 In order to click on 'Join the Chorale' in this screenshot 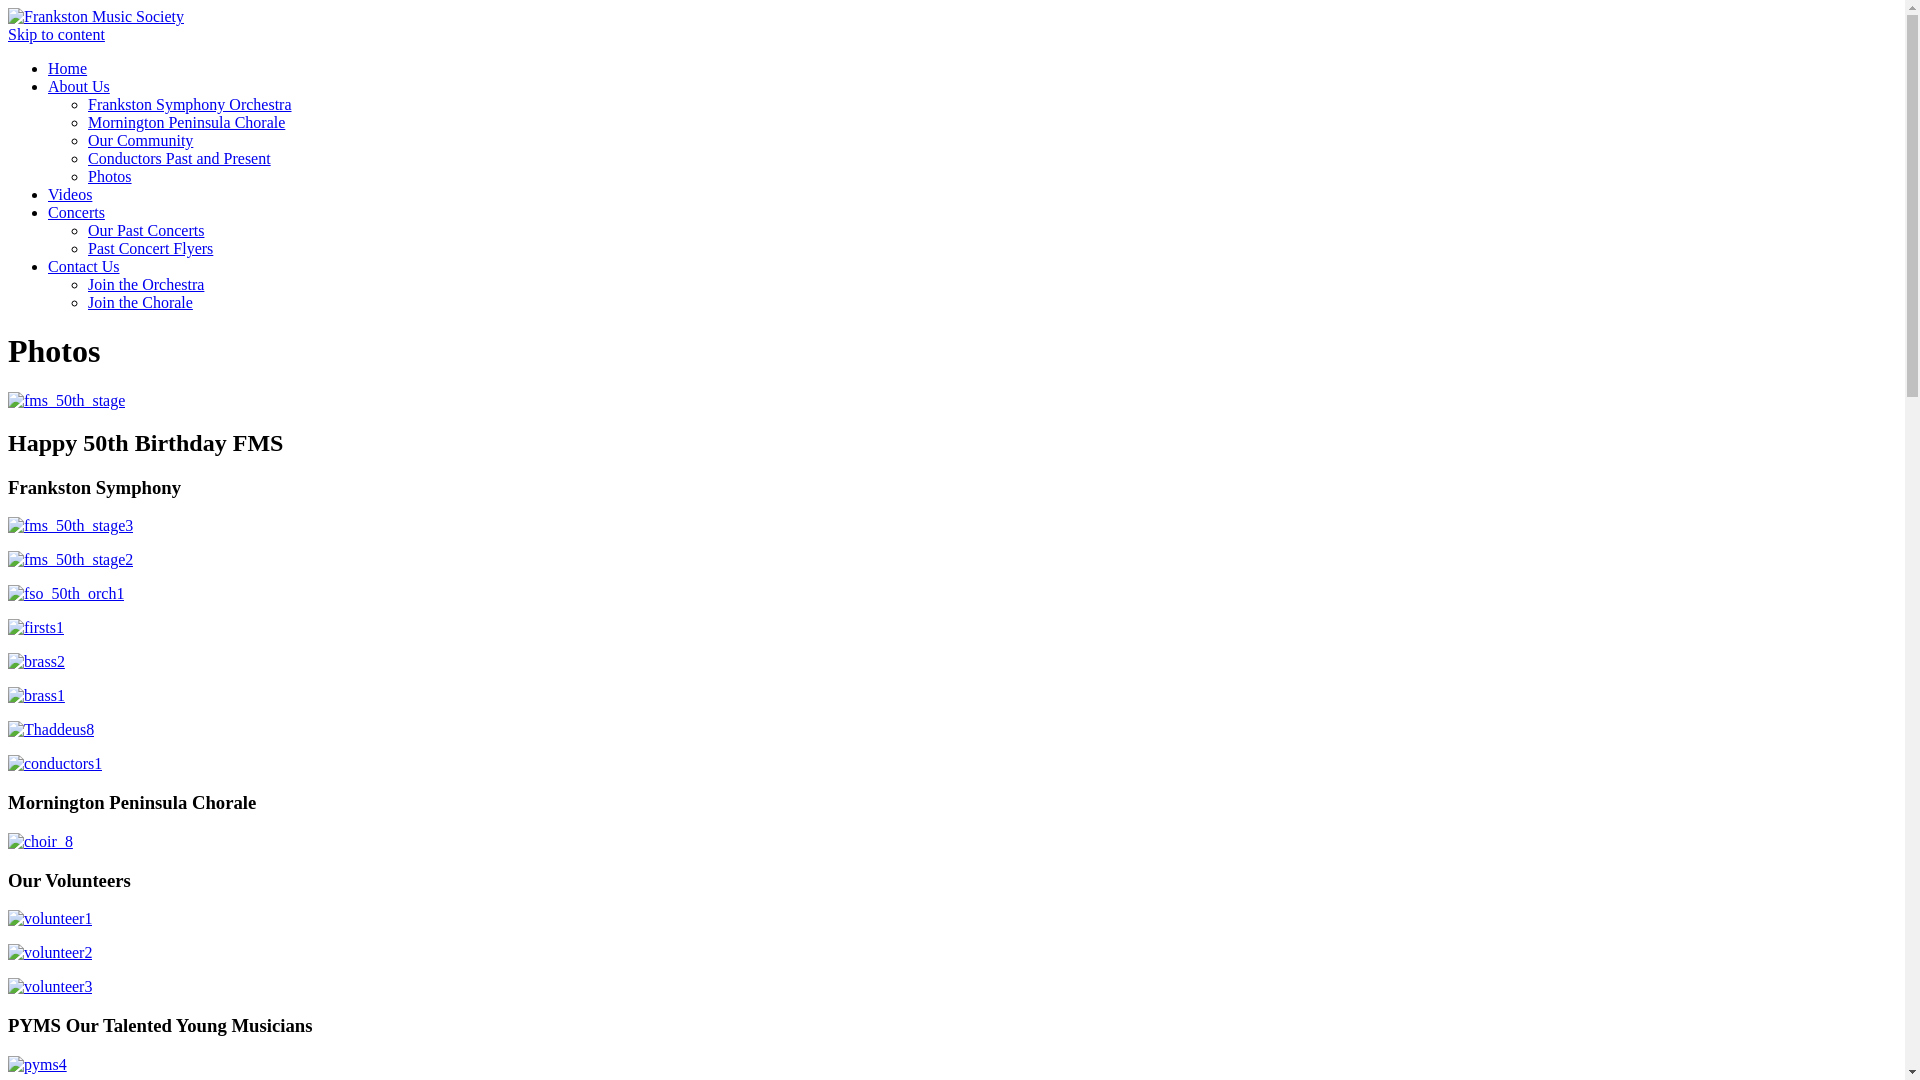, I will do `click(139, 302)`.